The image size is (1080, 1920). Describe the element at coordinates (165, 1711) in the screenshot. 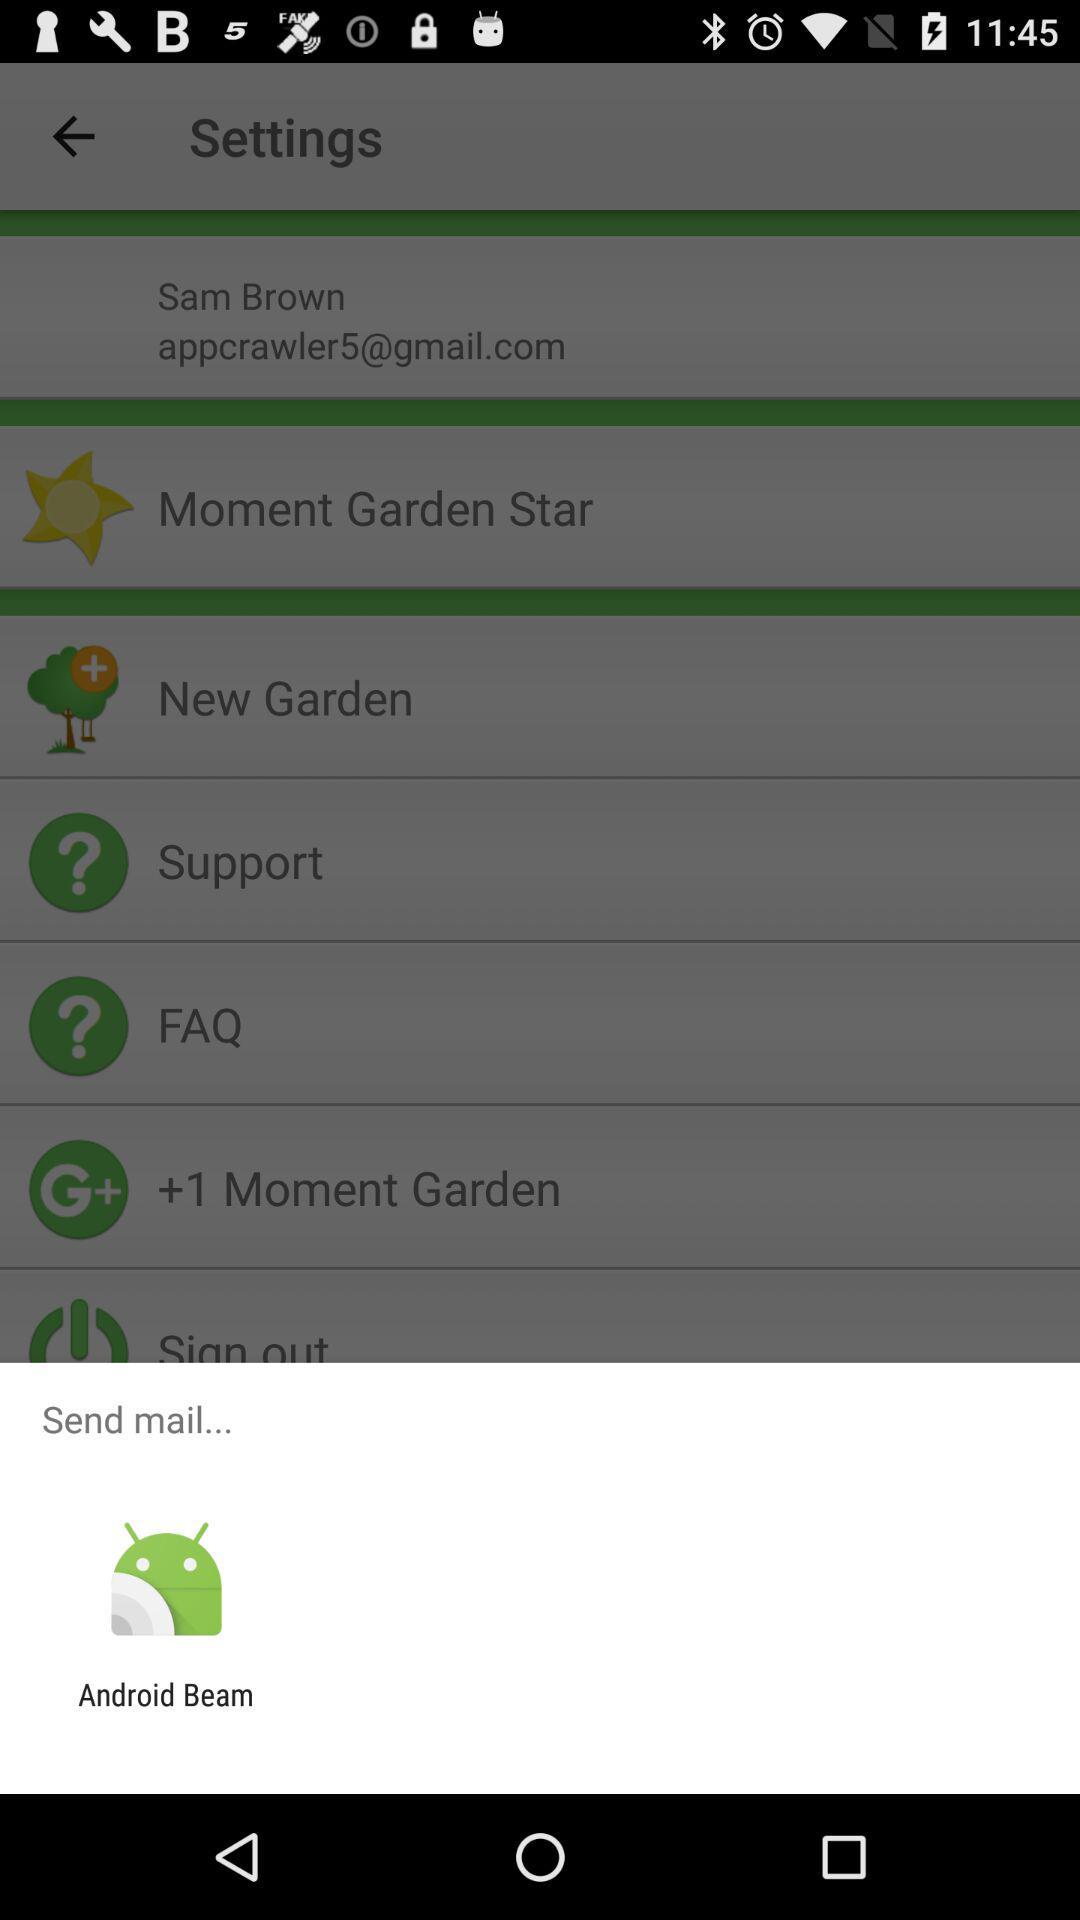

I see `android beam item` at that location.